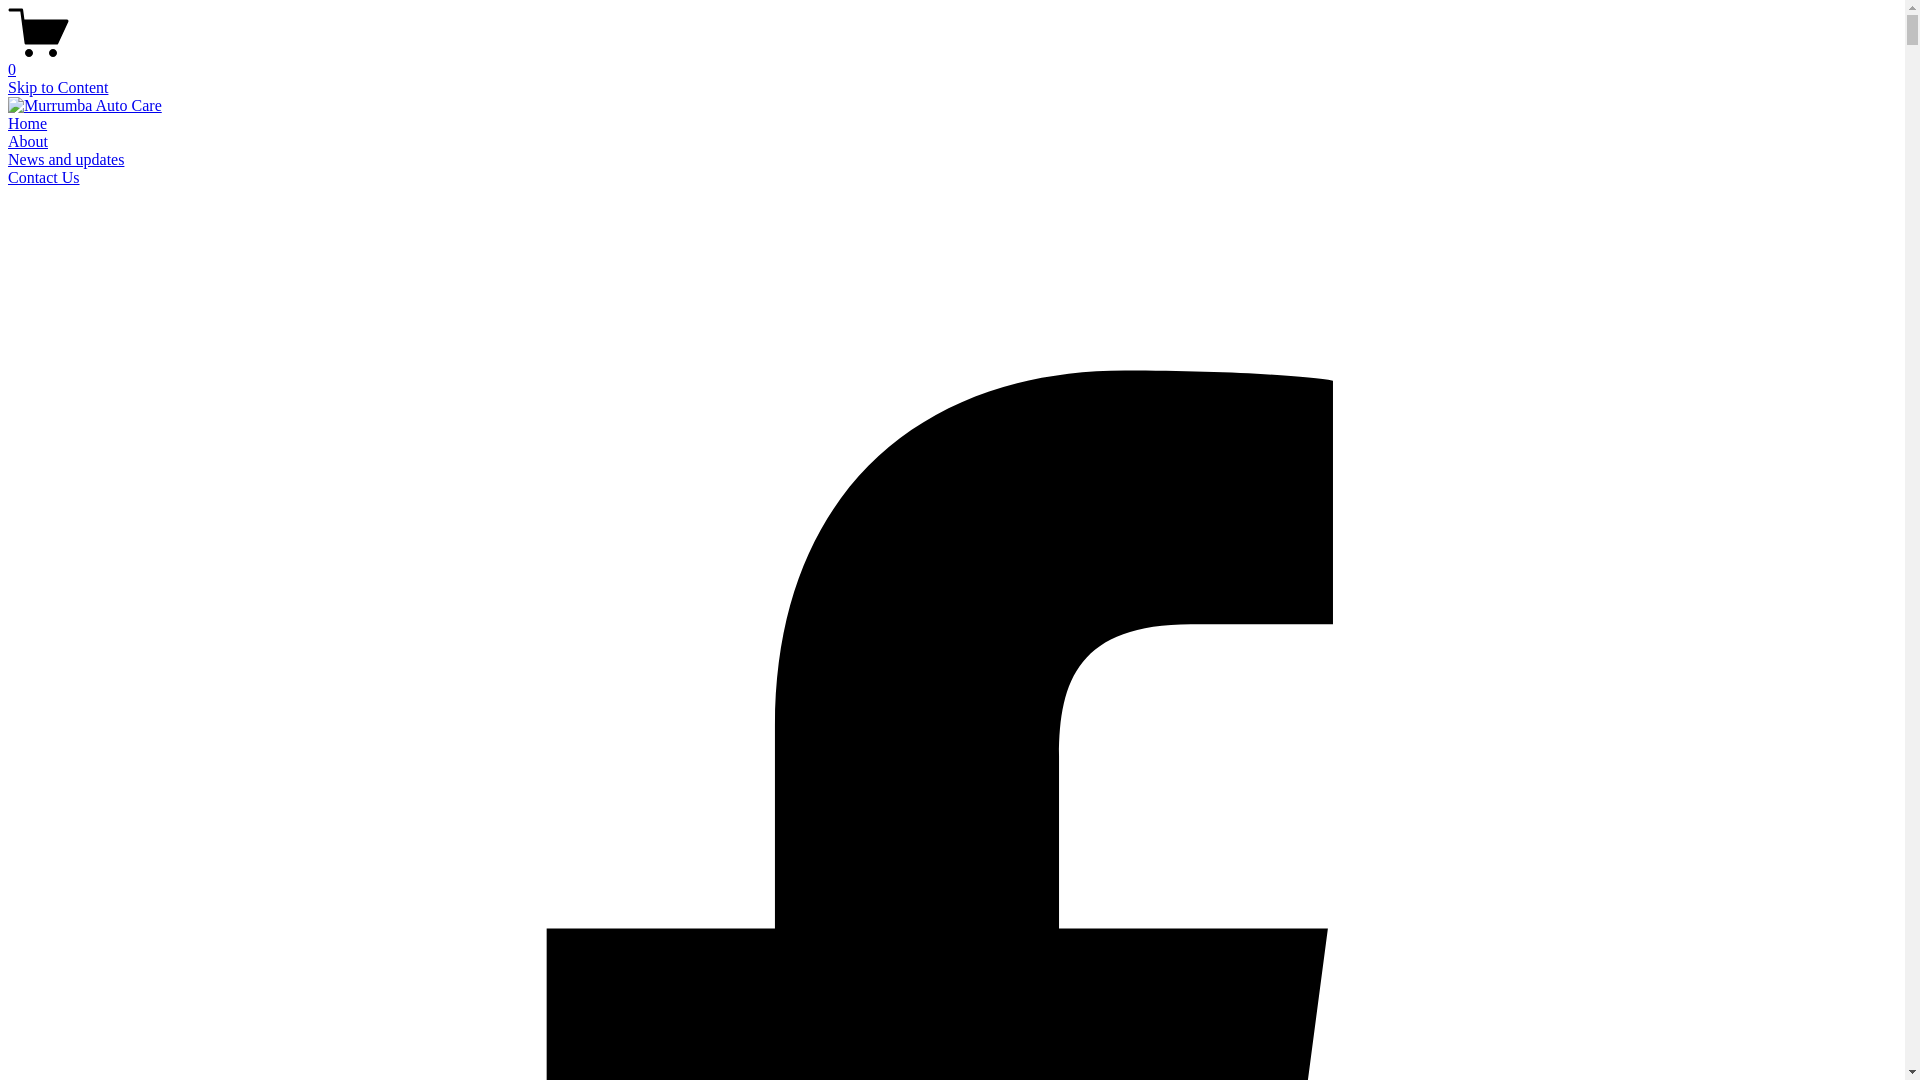  What do you see at coordinates (66, 158) in the screenshot?
I see `'News and updates'` at bounding box center [66, 158].